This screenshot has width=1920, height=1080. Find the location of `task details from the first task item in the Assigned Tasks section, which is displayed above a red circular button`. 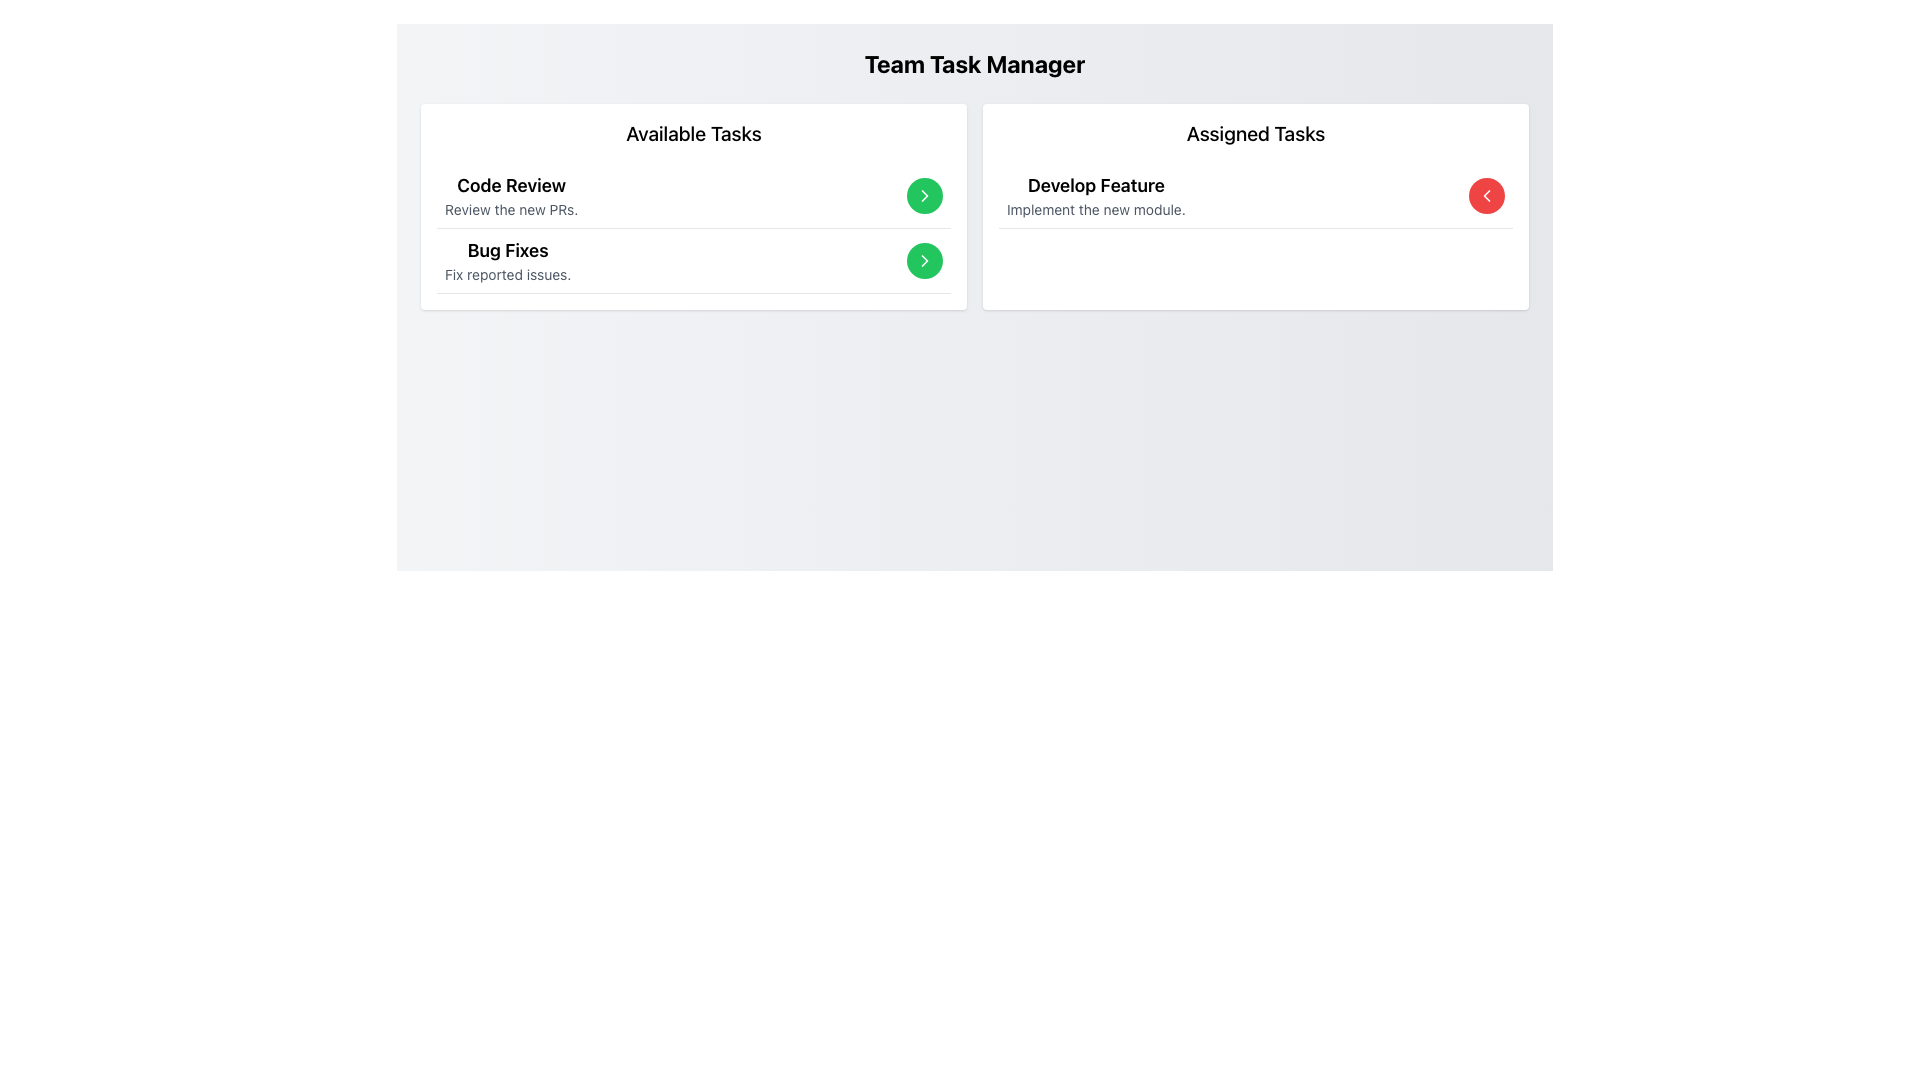

task details from the first task item in the Assigned Tasks section, which is displayed above a red circular button is located at coordinates (1095, 196).